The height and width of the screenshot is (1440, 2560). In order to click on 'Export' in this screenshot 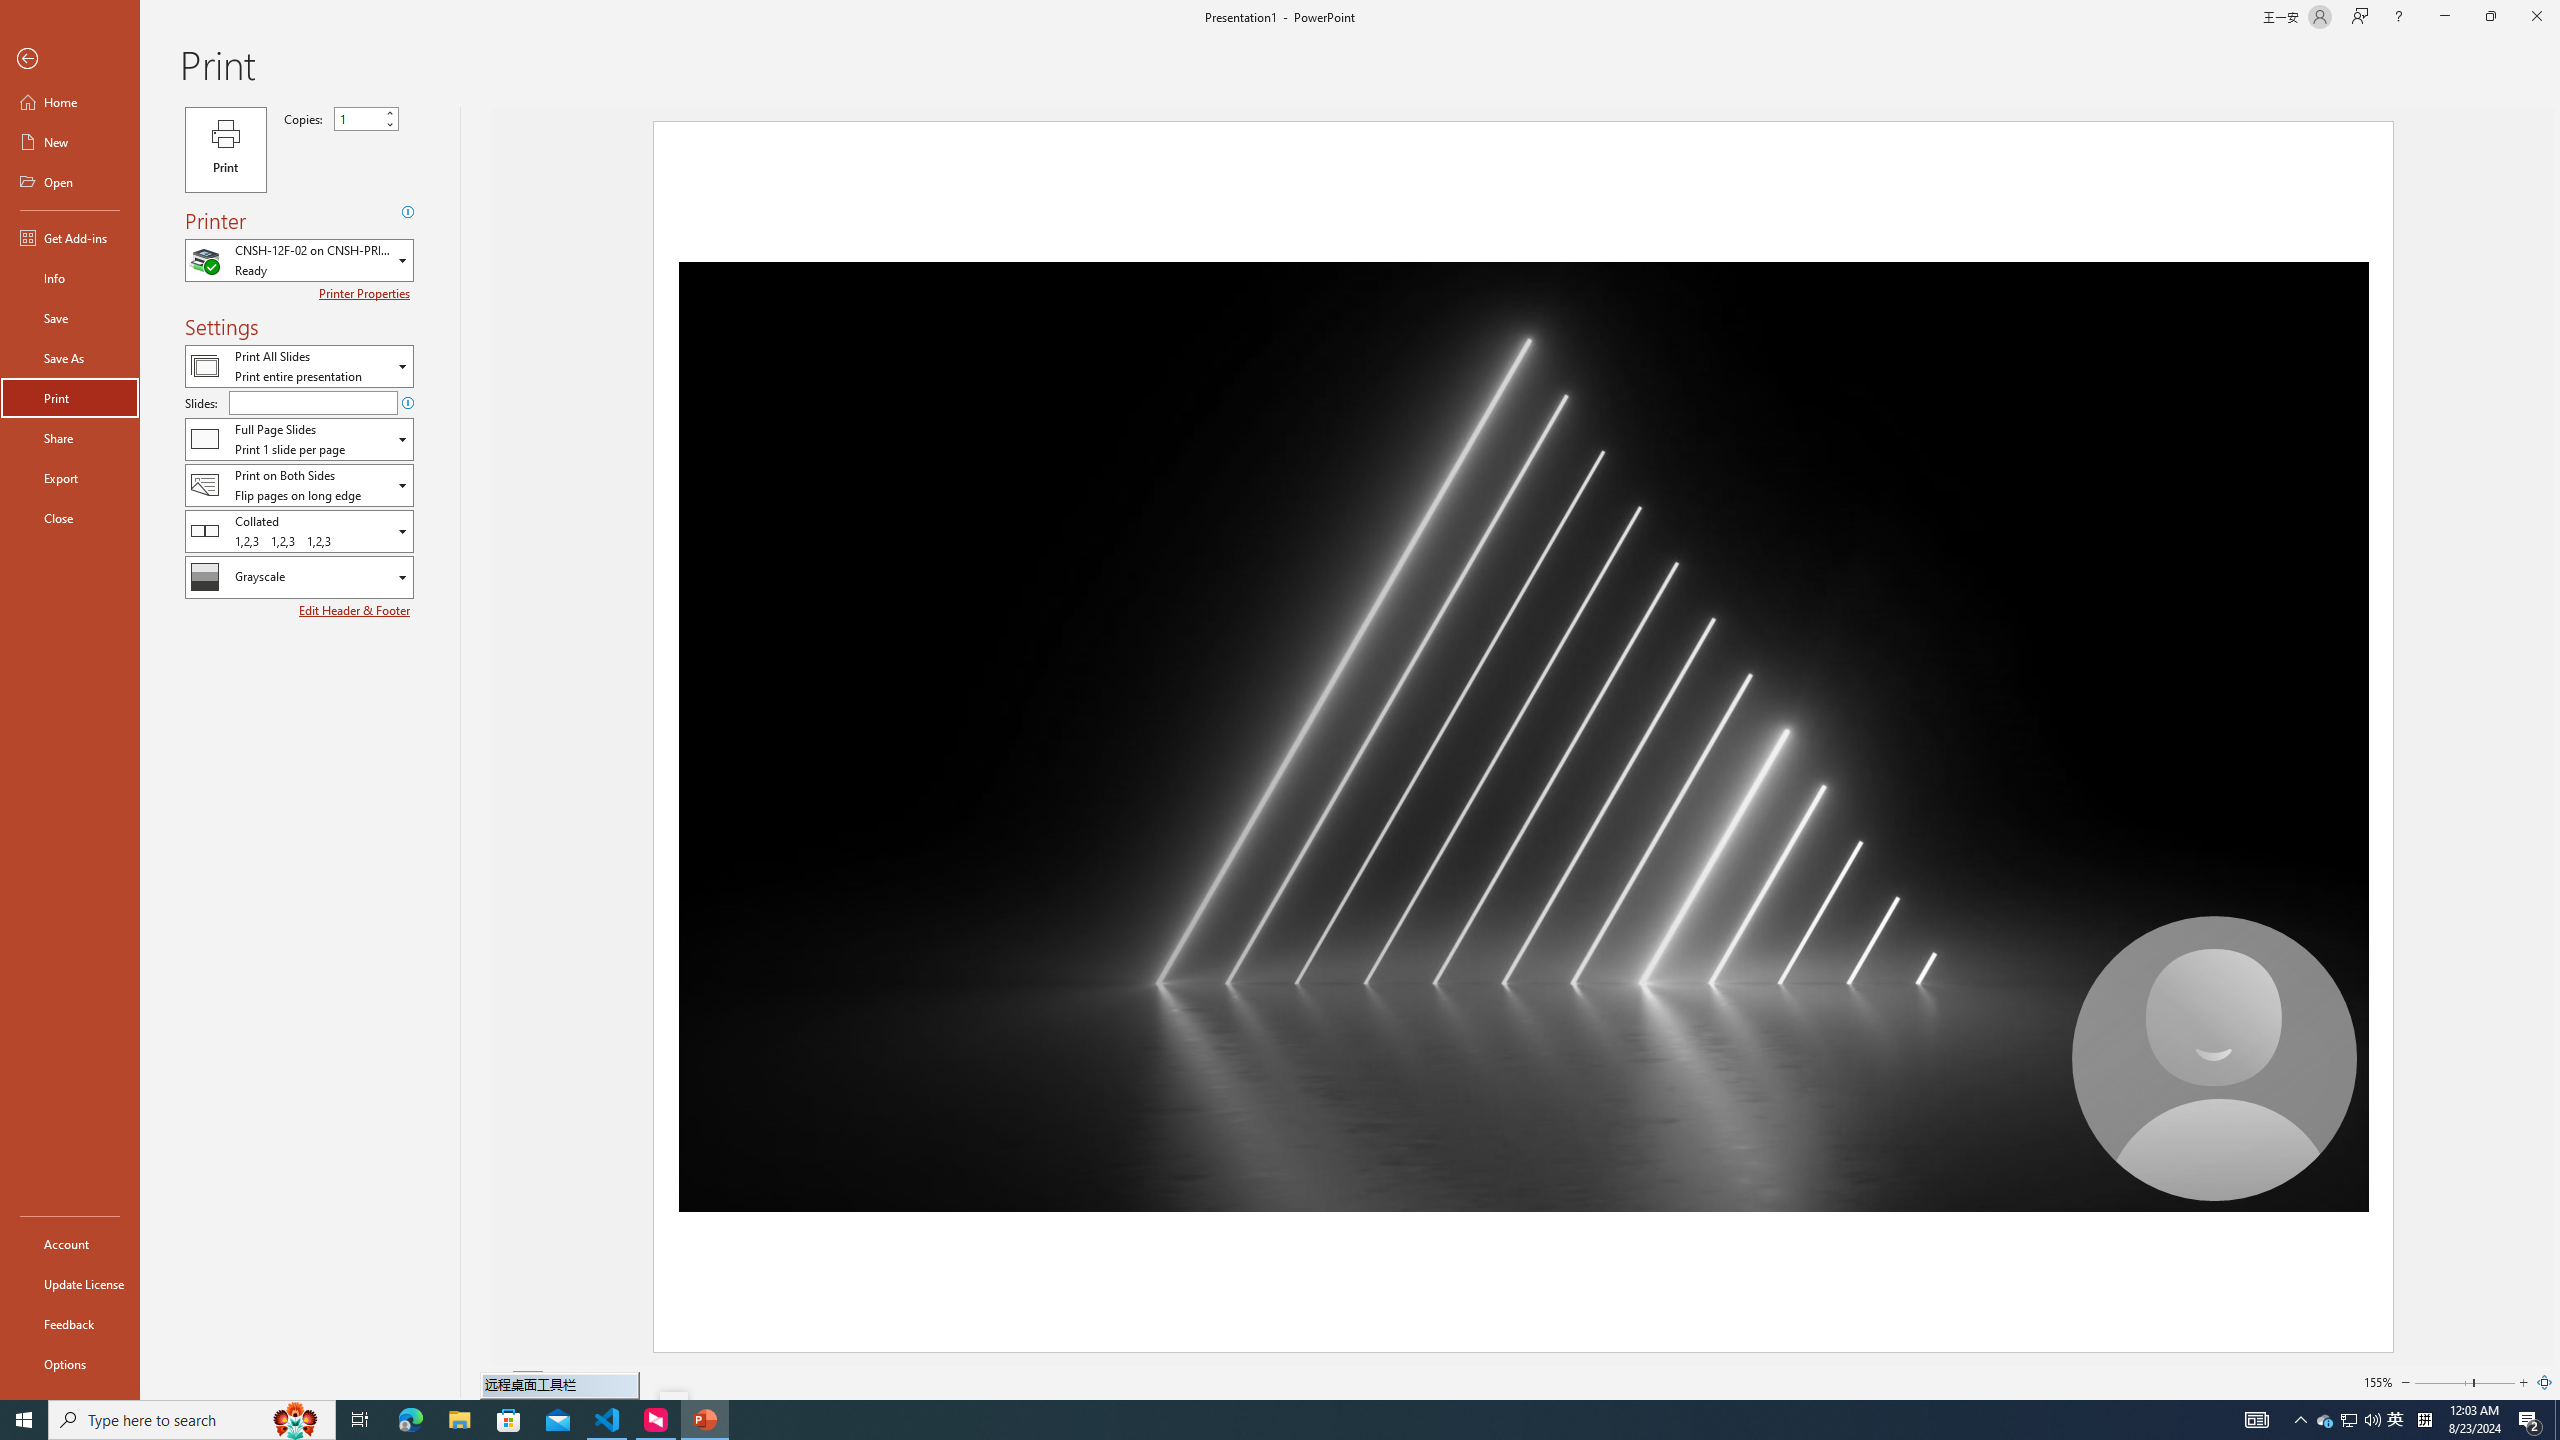, I will do `click(69, 478)`.